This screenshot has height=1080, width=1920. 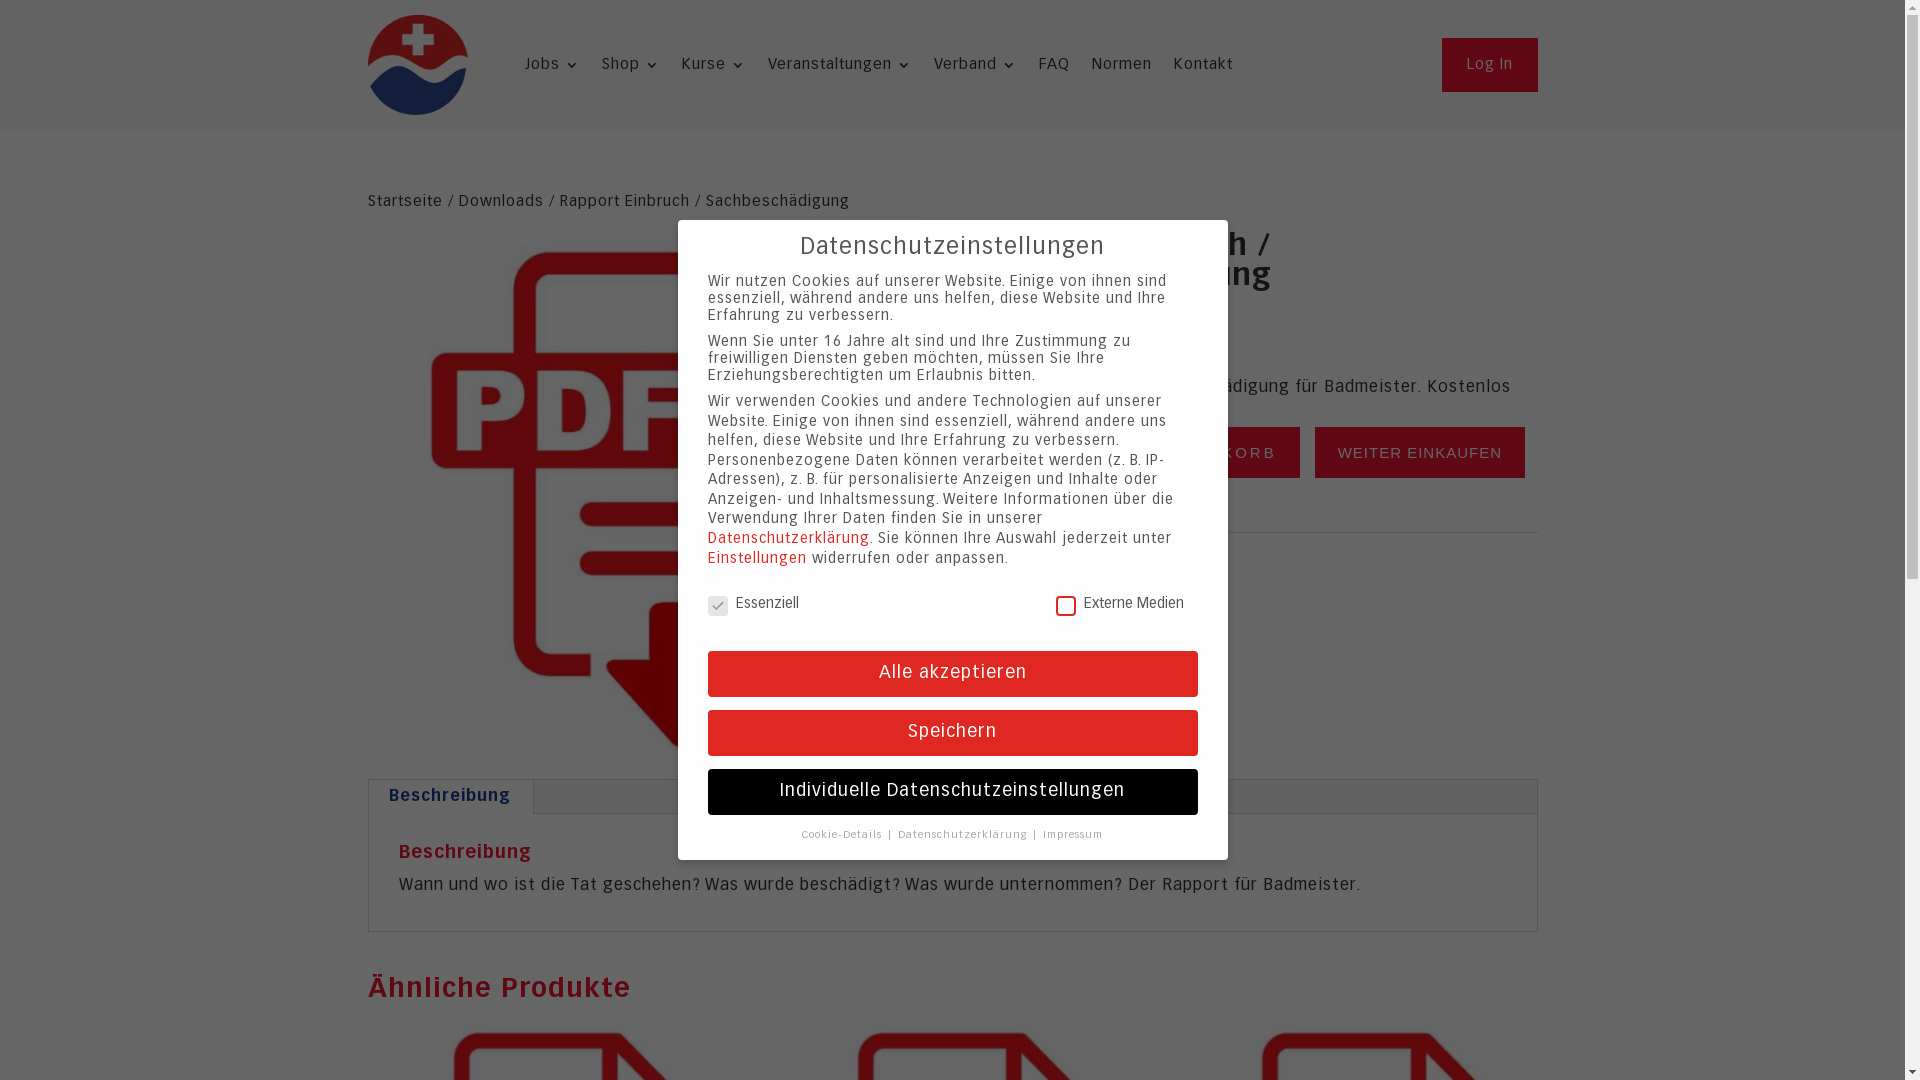 What do you see at coordinates (500, 201) in the screenshot?
I see `'Downloads'` at bounding box center [500, 201].